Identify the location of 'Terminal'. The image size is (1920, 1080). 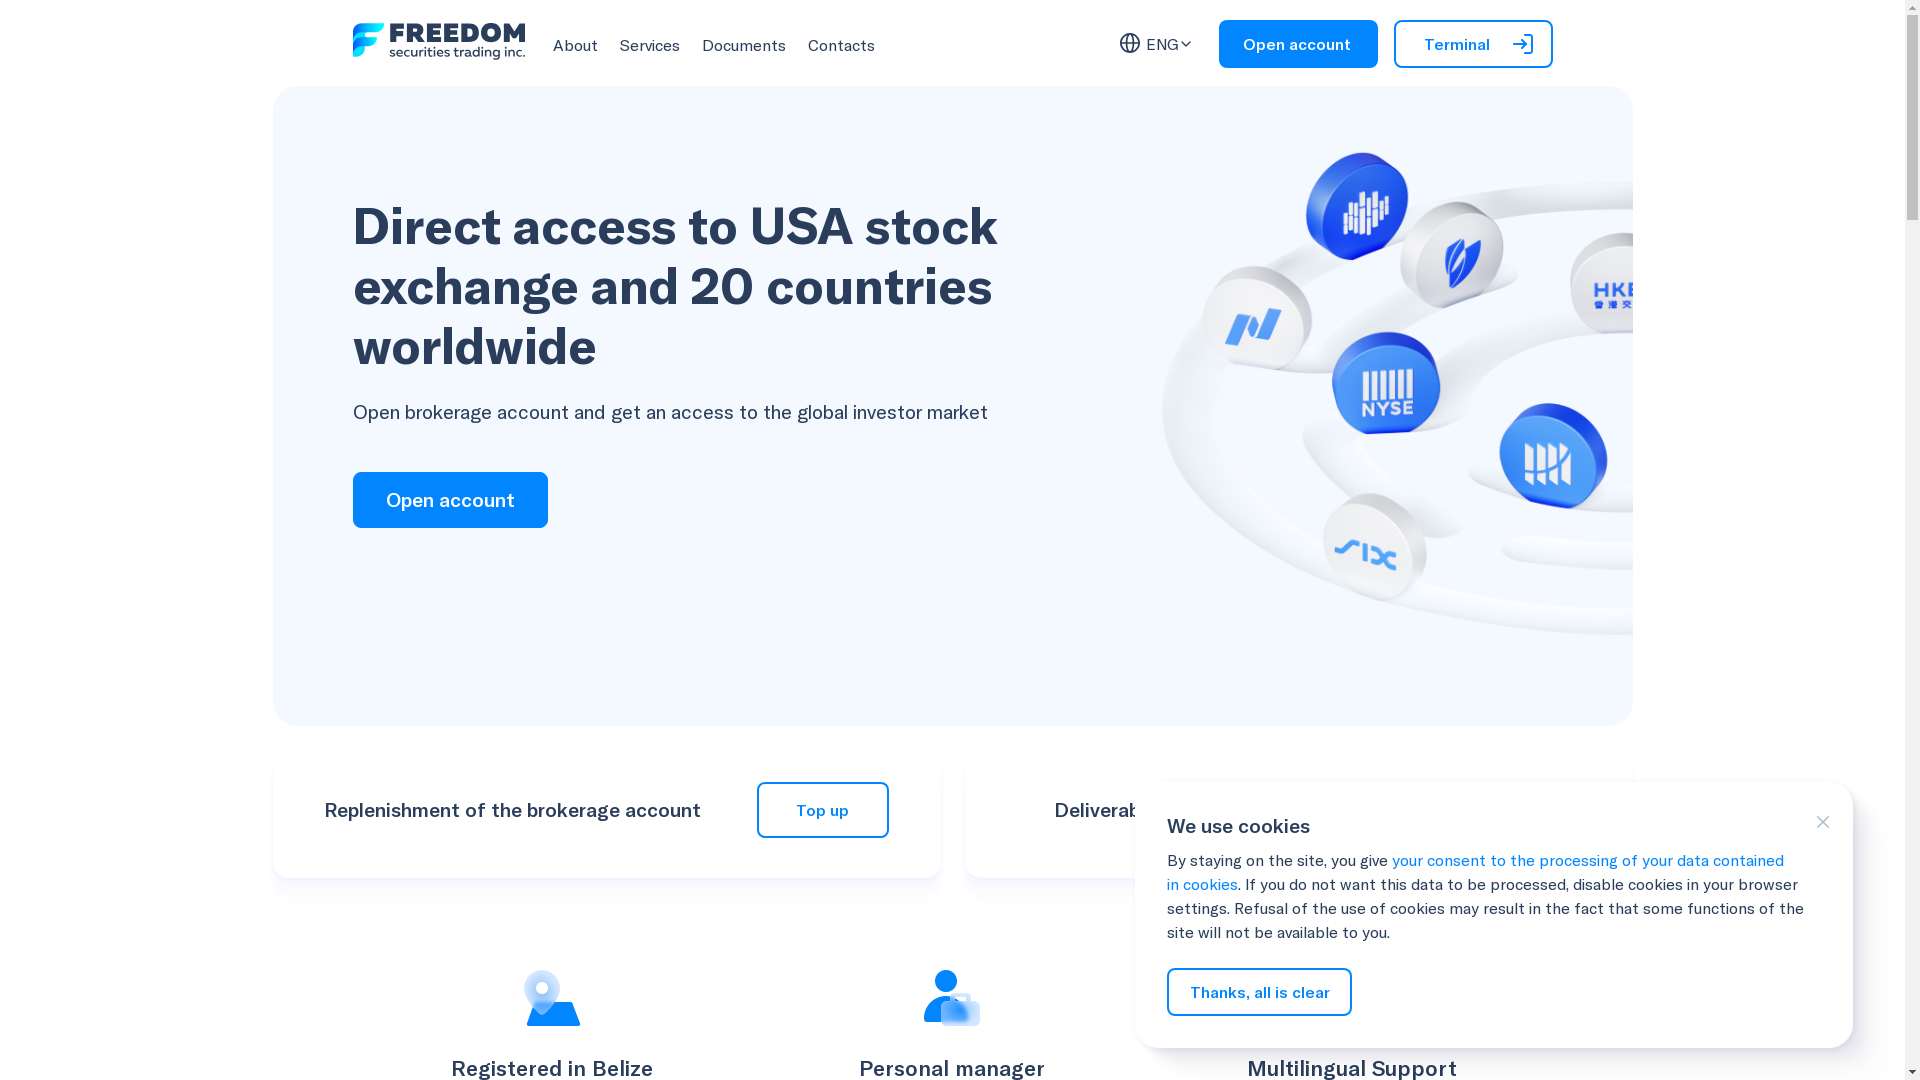
(1473, 43).